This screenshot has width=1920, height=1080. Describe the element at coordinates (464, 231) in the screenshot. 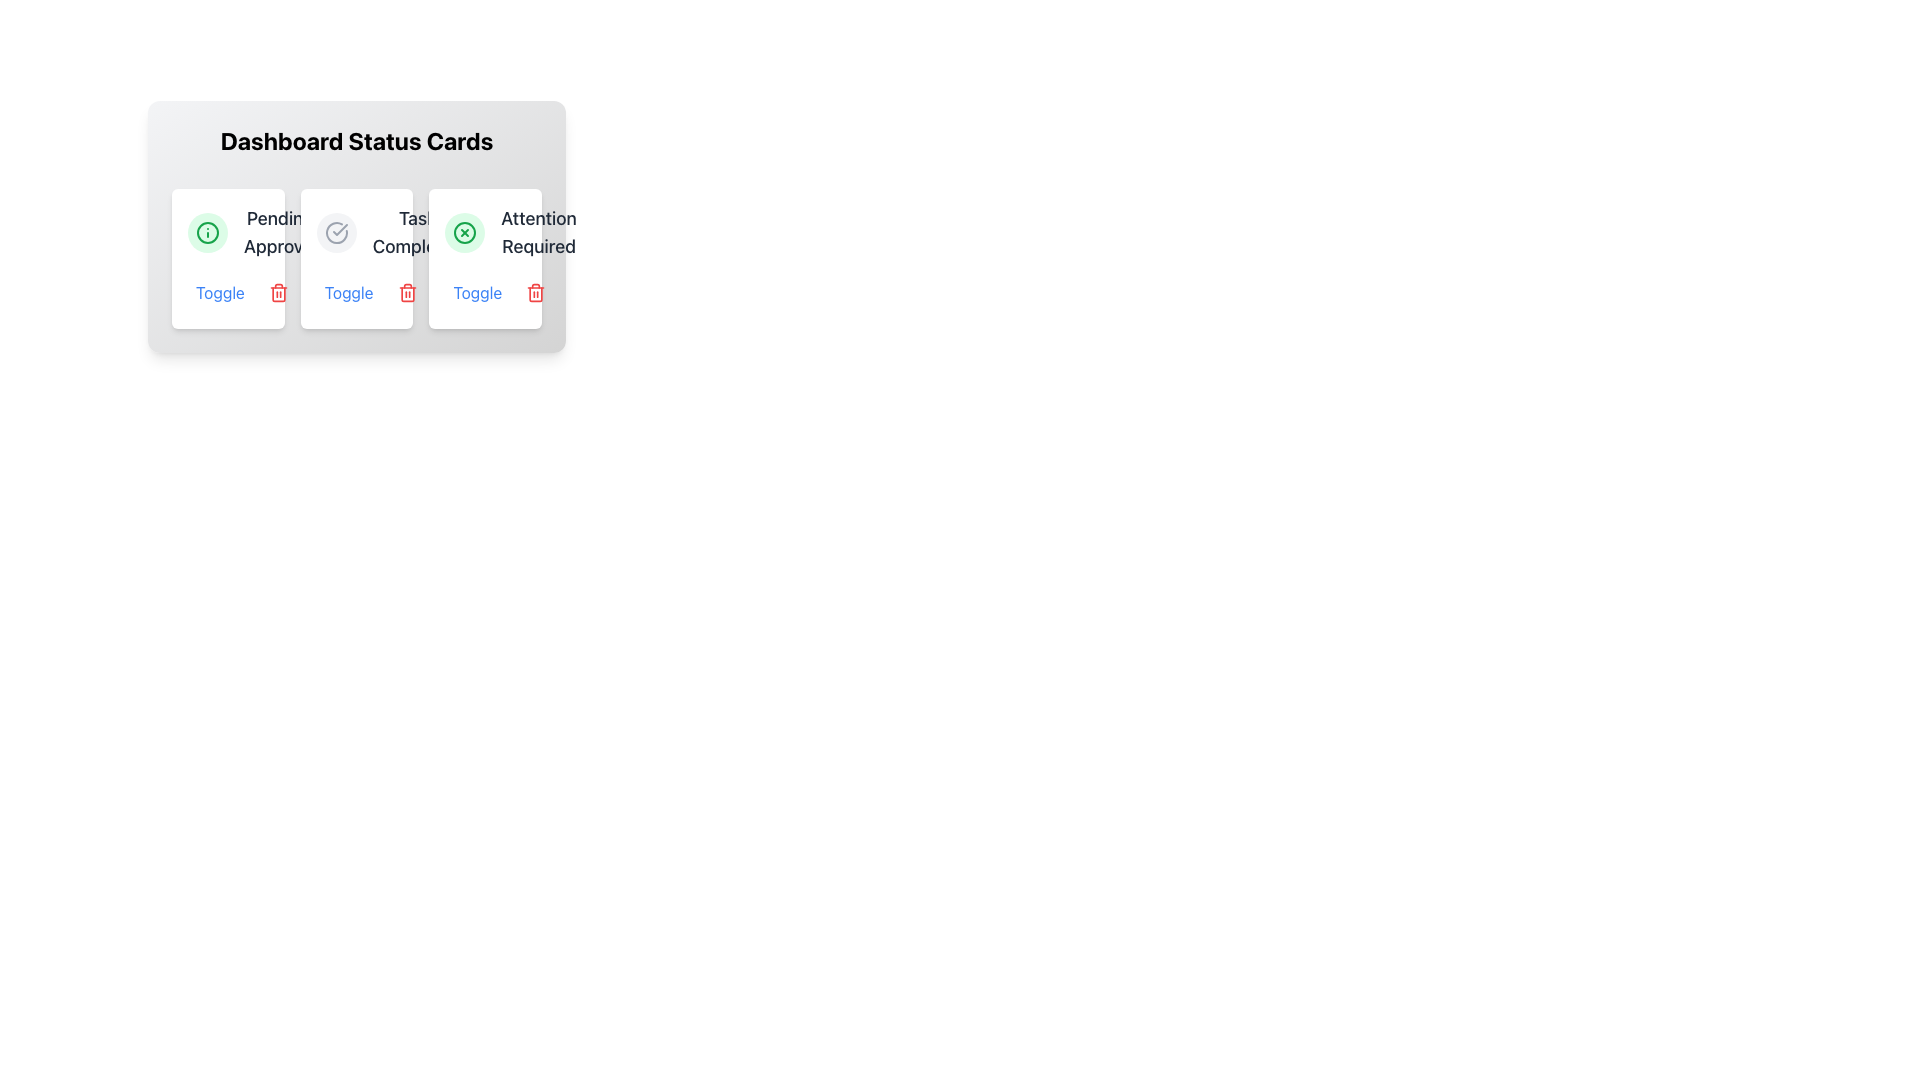

I see `the error/warning icon located centrally within the third card under the 'Dashboard Status Cards' section` at that location.